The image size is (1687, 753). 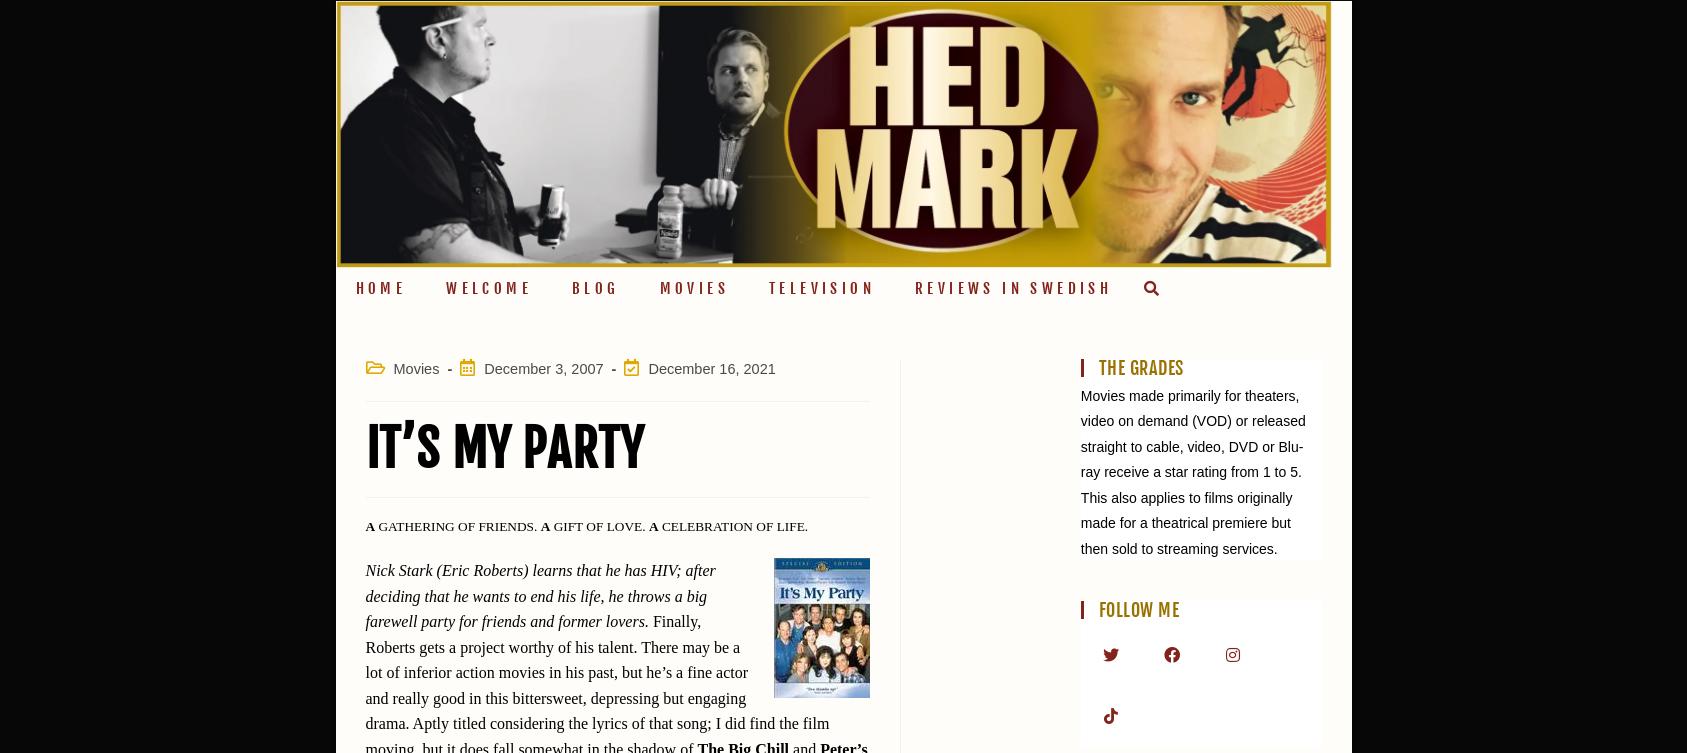 What do you see at coordinates (416, 367) in the screenshot?
I see `'Movies'` at bounding box center [416, 367].